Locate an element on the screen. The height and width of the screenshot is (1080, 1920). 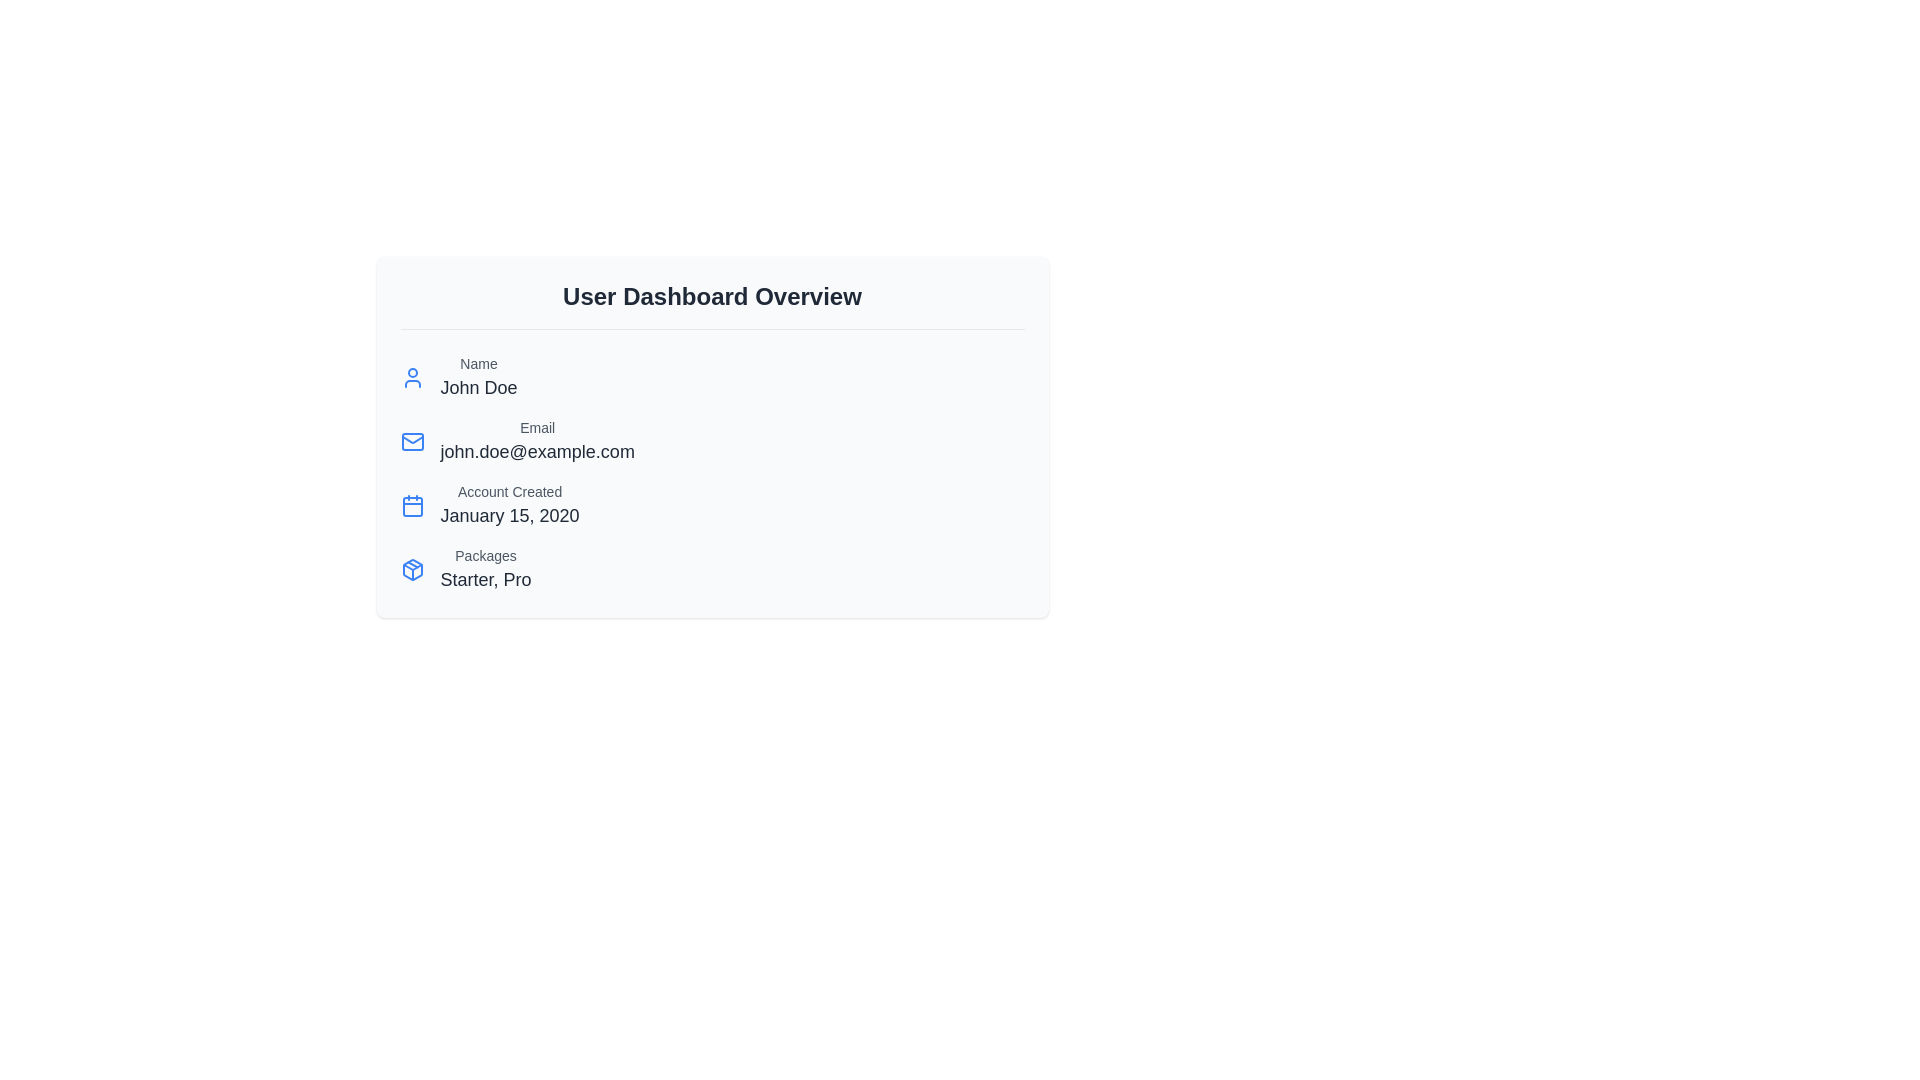
the package information icon located in the 'Packages' section at the bottom of the dashboard summary is located at coordinates (411, 570).